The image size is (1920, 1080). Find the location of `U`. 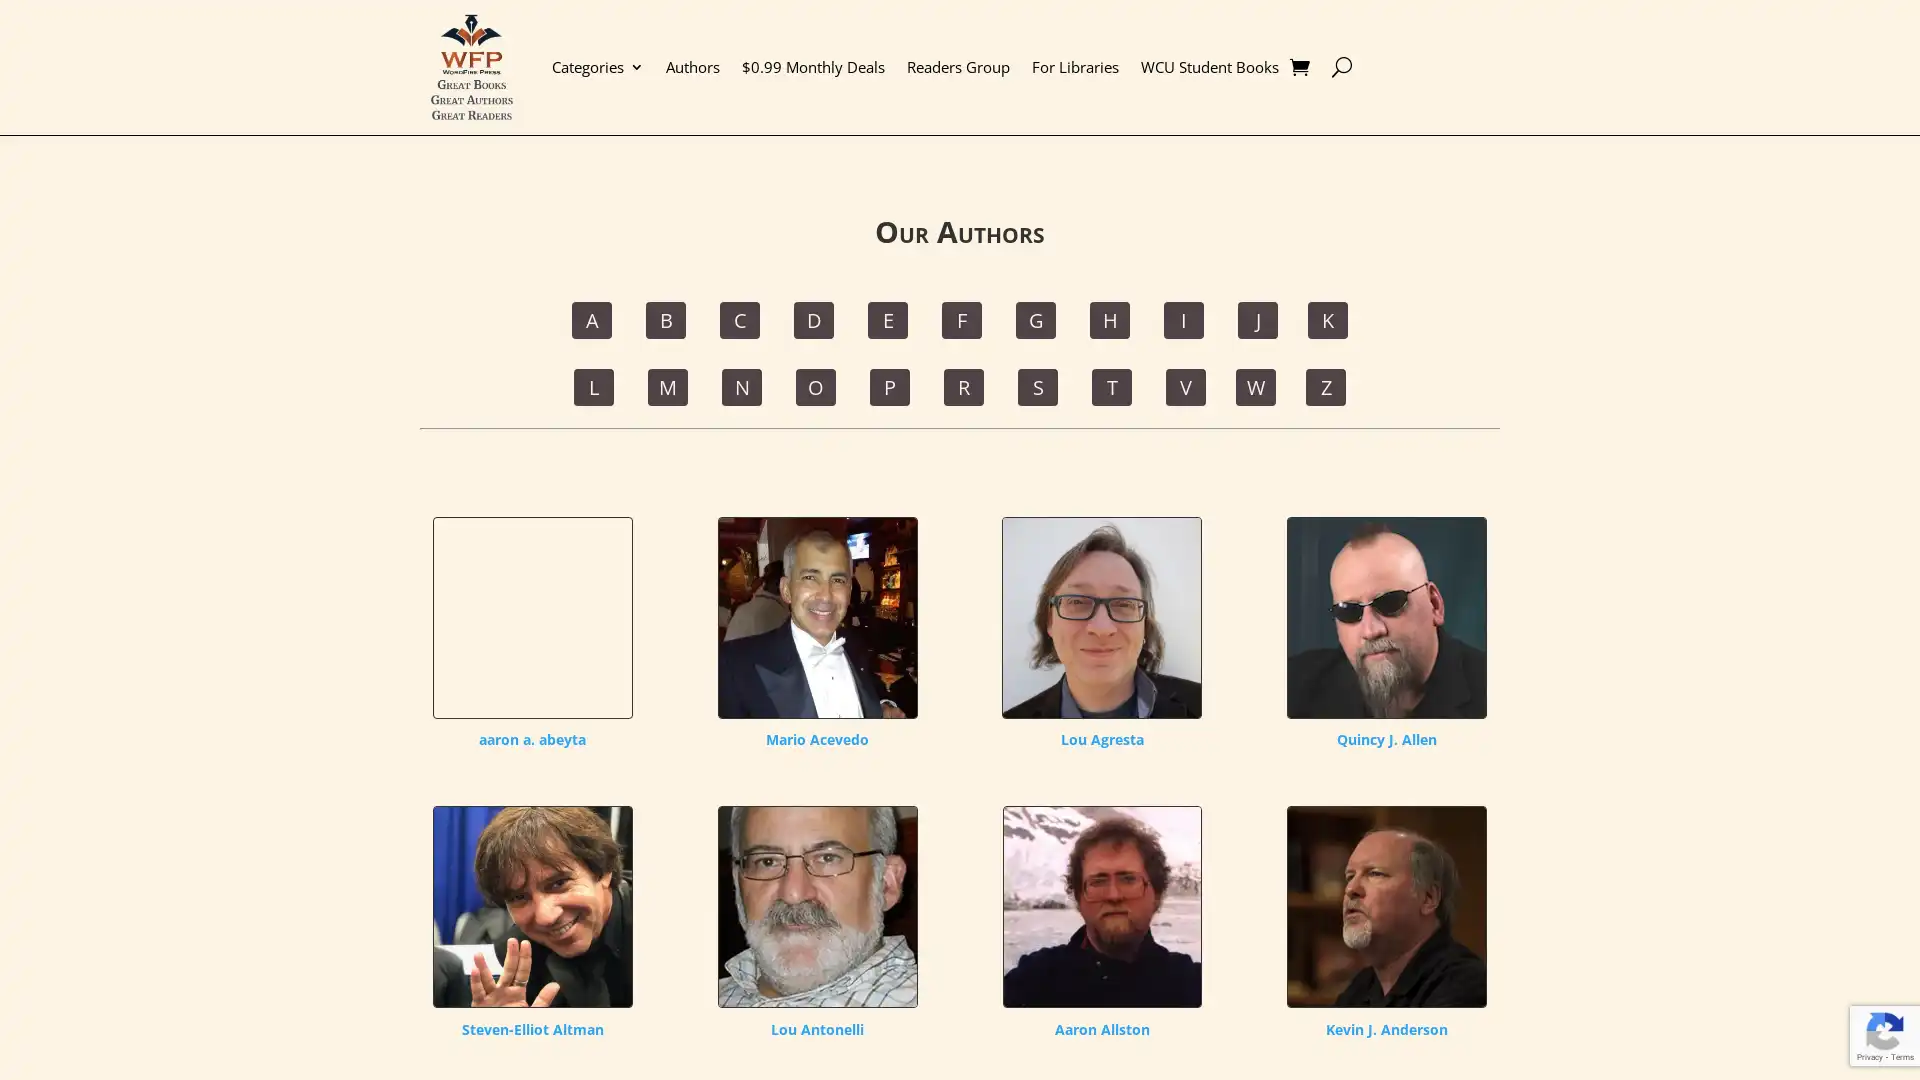

U is located at coordinates (1340, 65).